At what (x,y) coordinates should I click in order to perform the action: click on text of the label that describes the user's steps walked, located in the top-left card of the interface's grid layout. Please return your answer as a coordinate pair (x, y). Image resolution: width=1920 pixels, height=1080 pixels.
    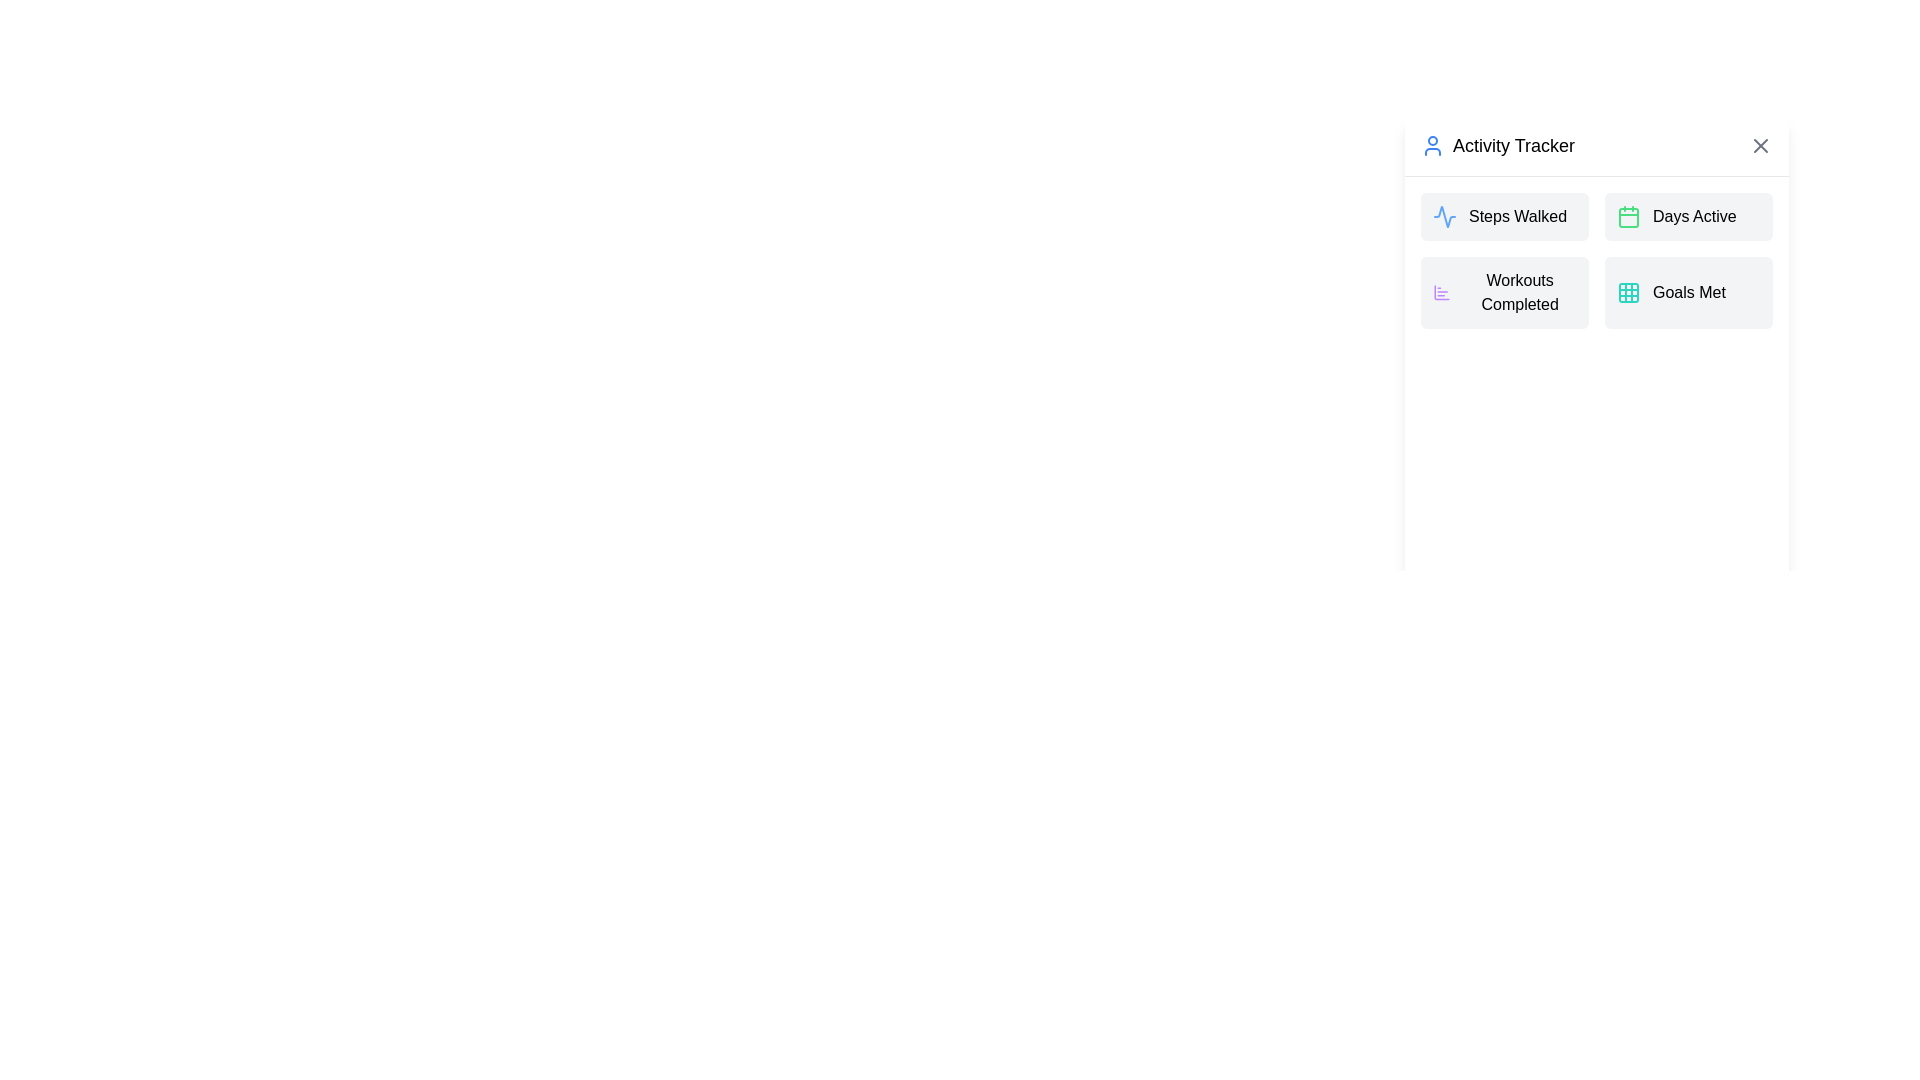
    Looking at the image, I should click on (1518, 216).